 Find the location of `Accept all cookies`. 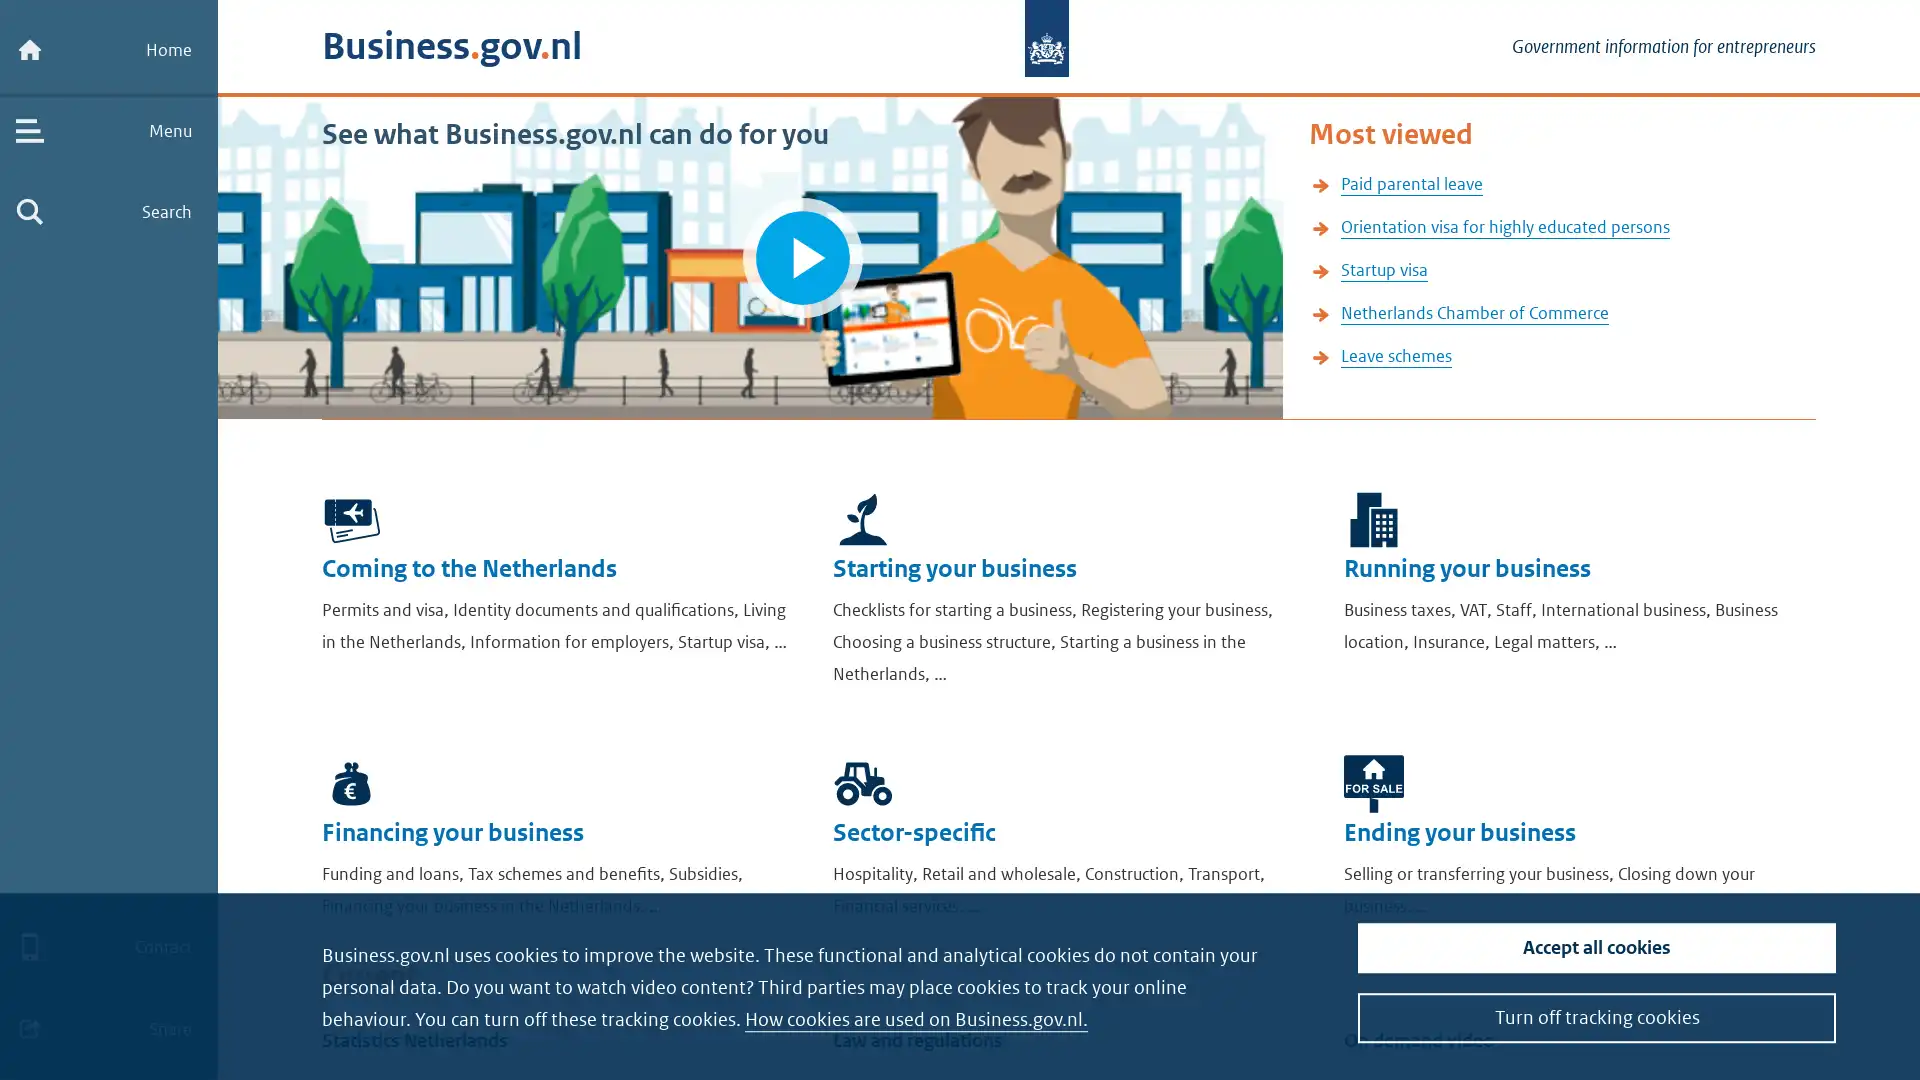

Accept all cookies is located at coordinates (1596, 944).